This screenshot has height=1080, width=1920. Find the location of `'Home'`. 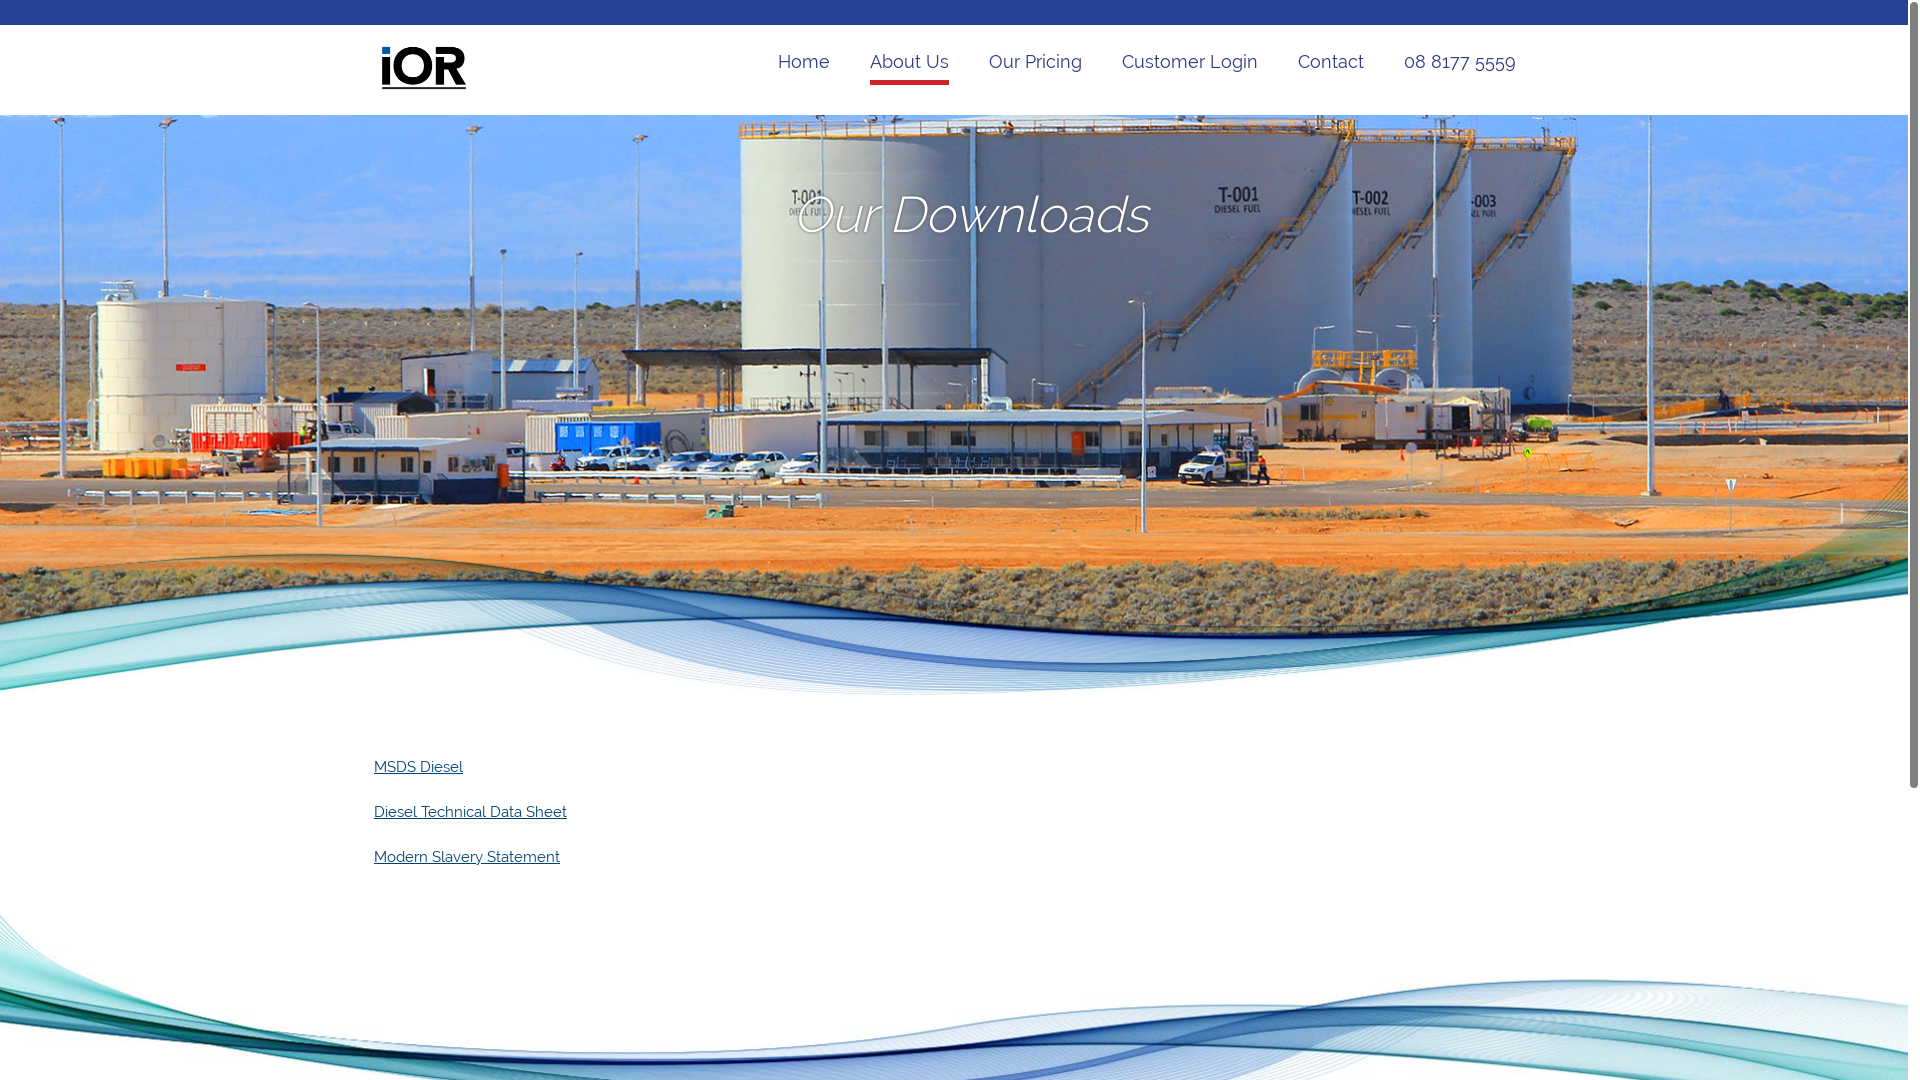

'Home' is located at coordinates (804, 63).